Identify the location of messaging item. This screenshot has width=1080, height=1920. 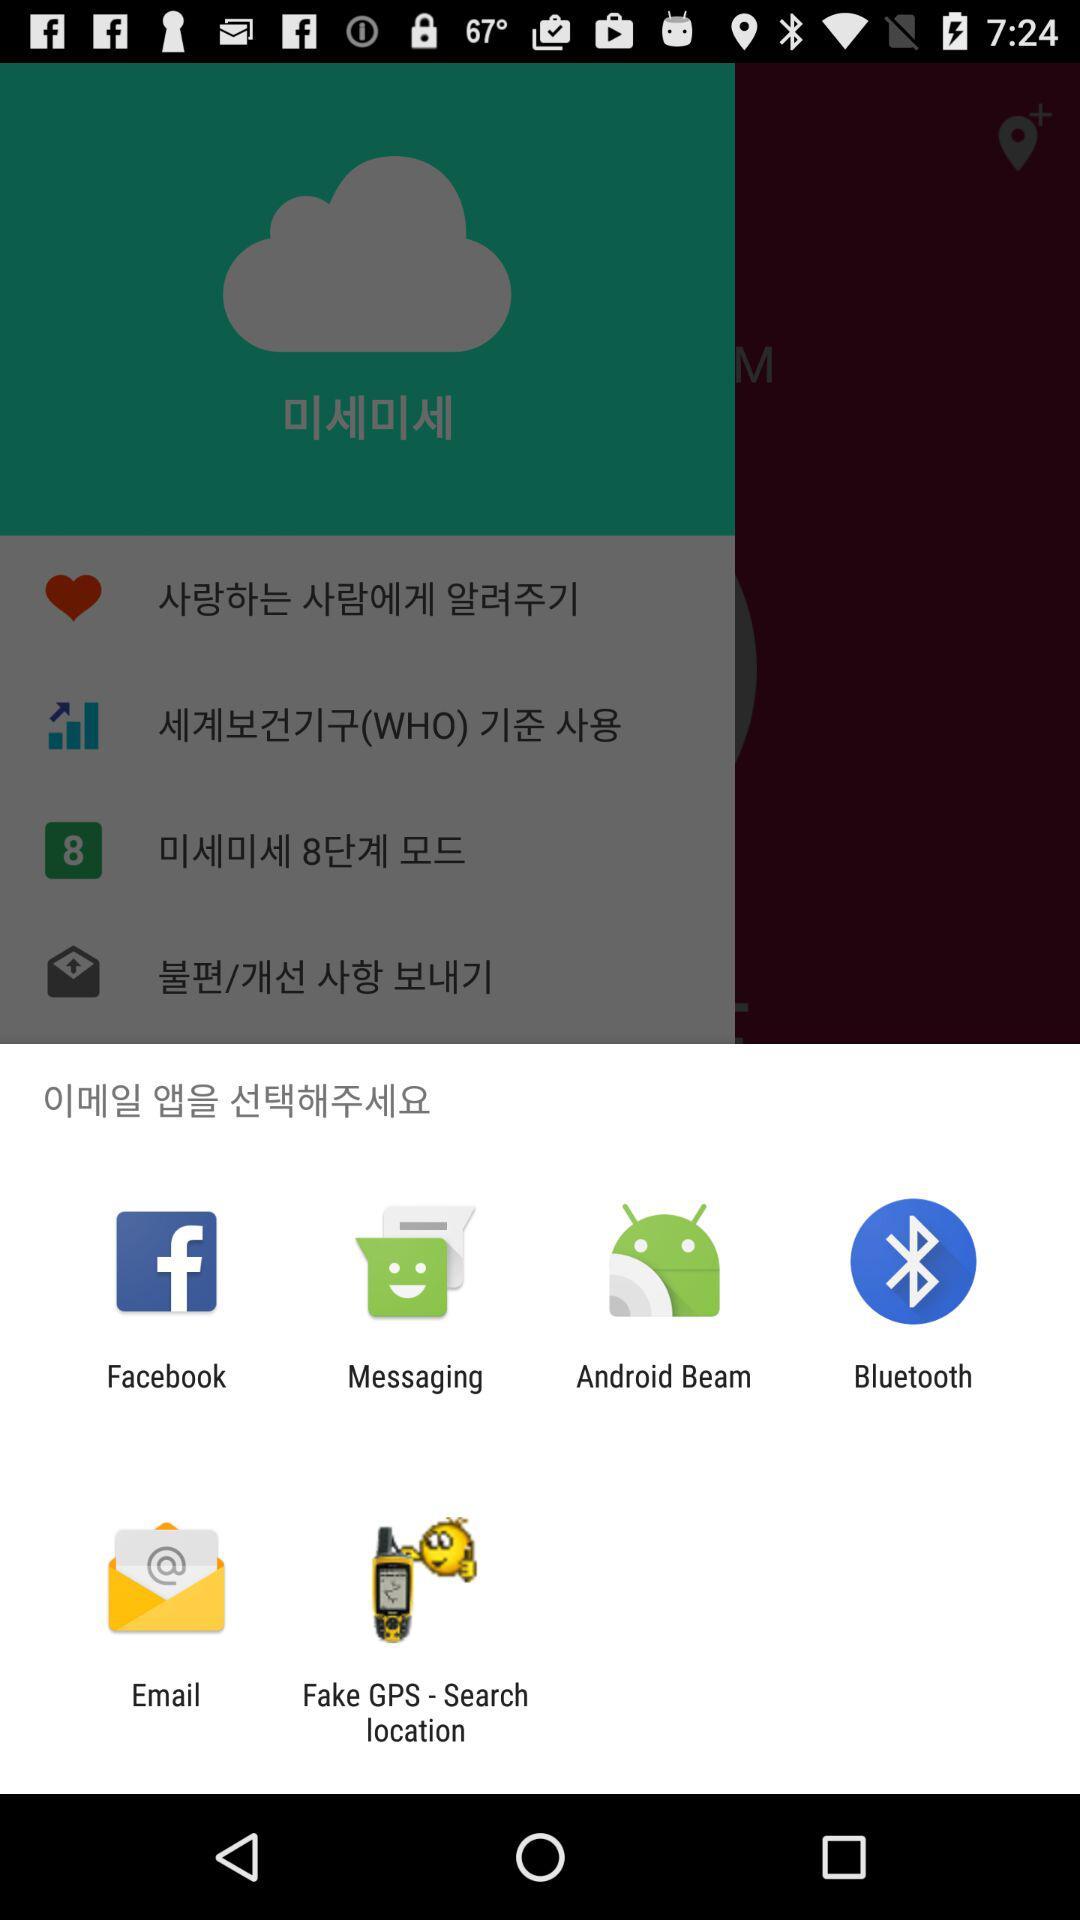
(414, 1392).